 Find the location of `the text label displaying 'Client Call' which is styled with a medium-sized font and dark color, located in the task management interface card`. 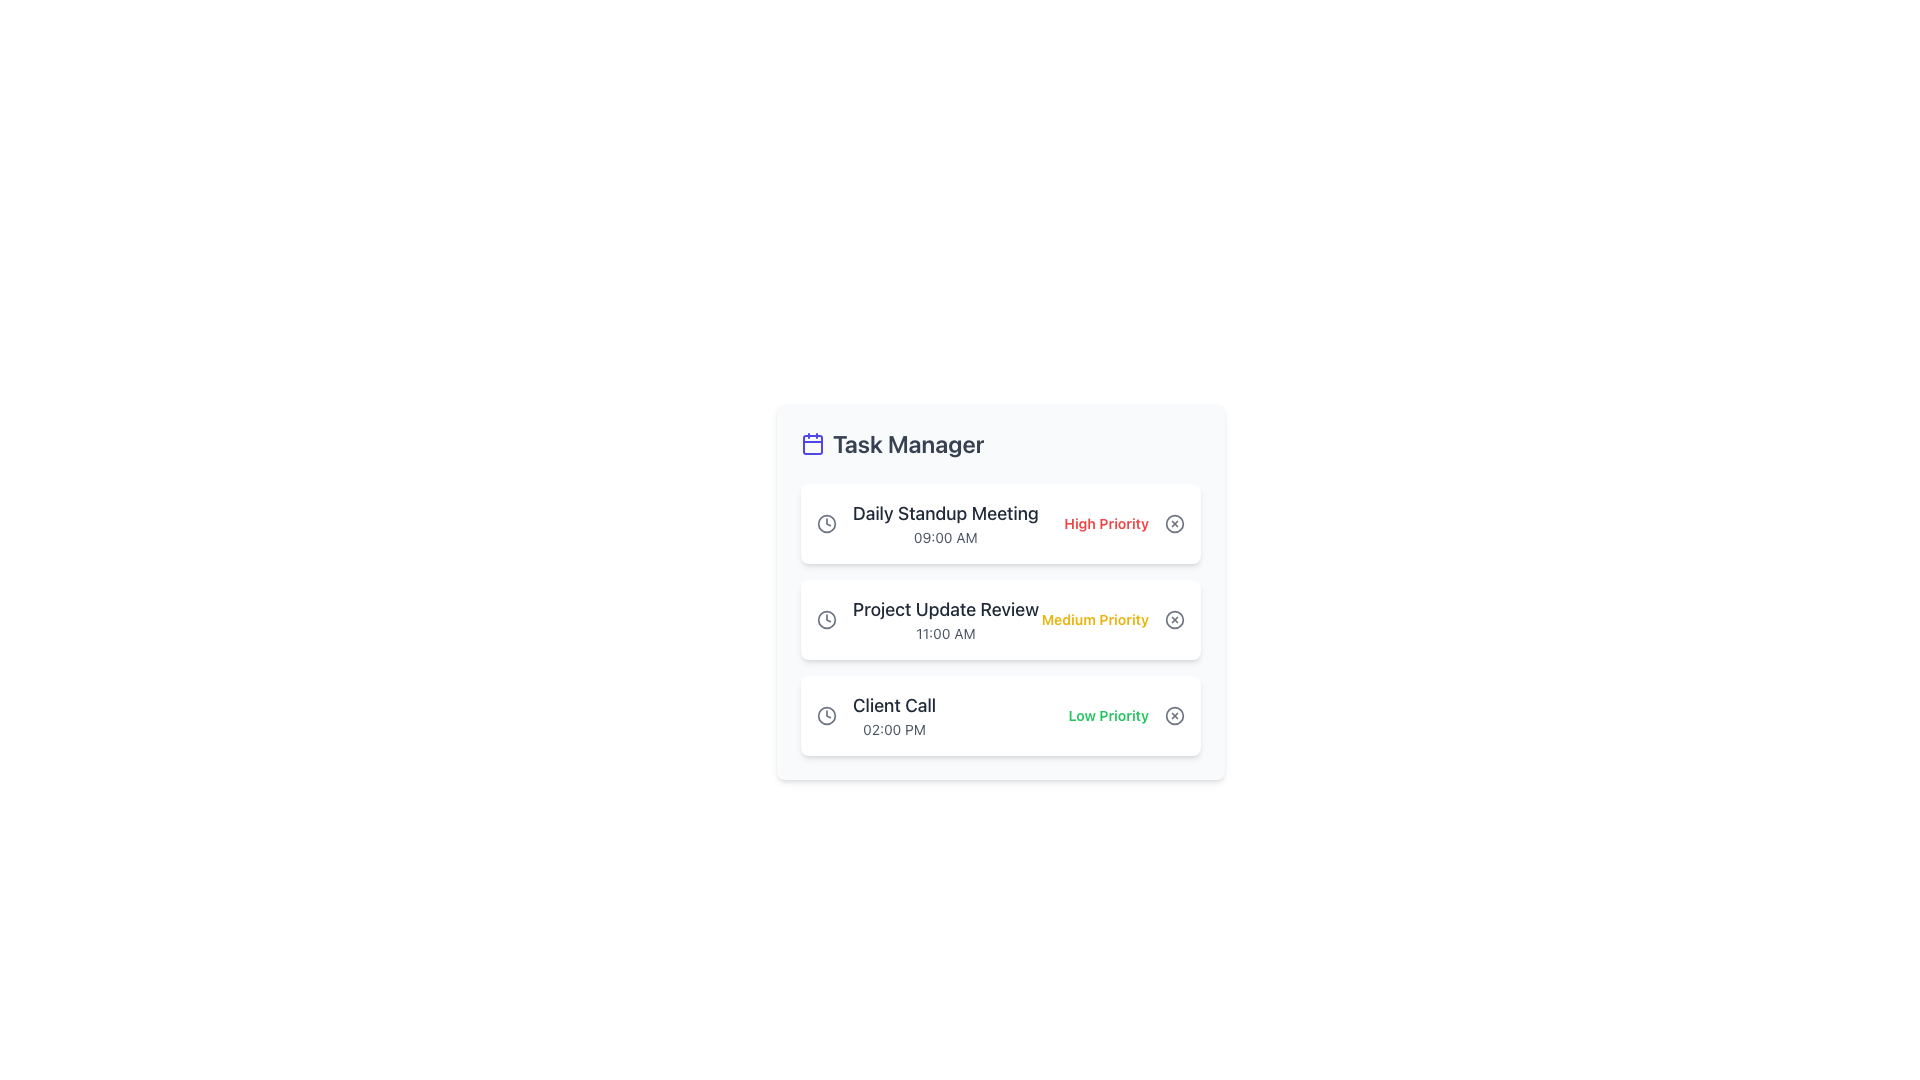

the text label displaying 'Client Call' which is styled with a medium-sized font and dark color, located in the task management interface card is located at coordinates (893, 704).